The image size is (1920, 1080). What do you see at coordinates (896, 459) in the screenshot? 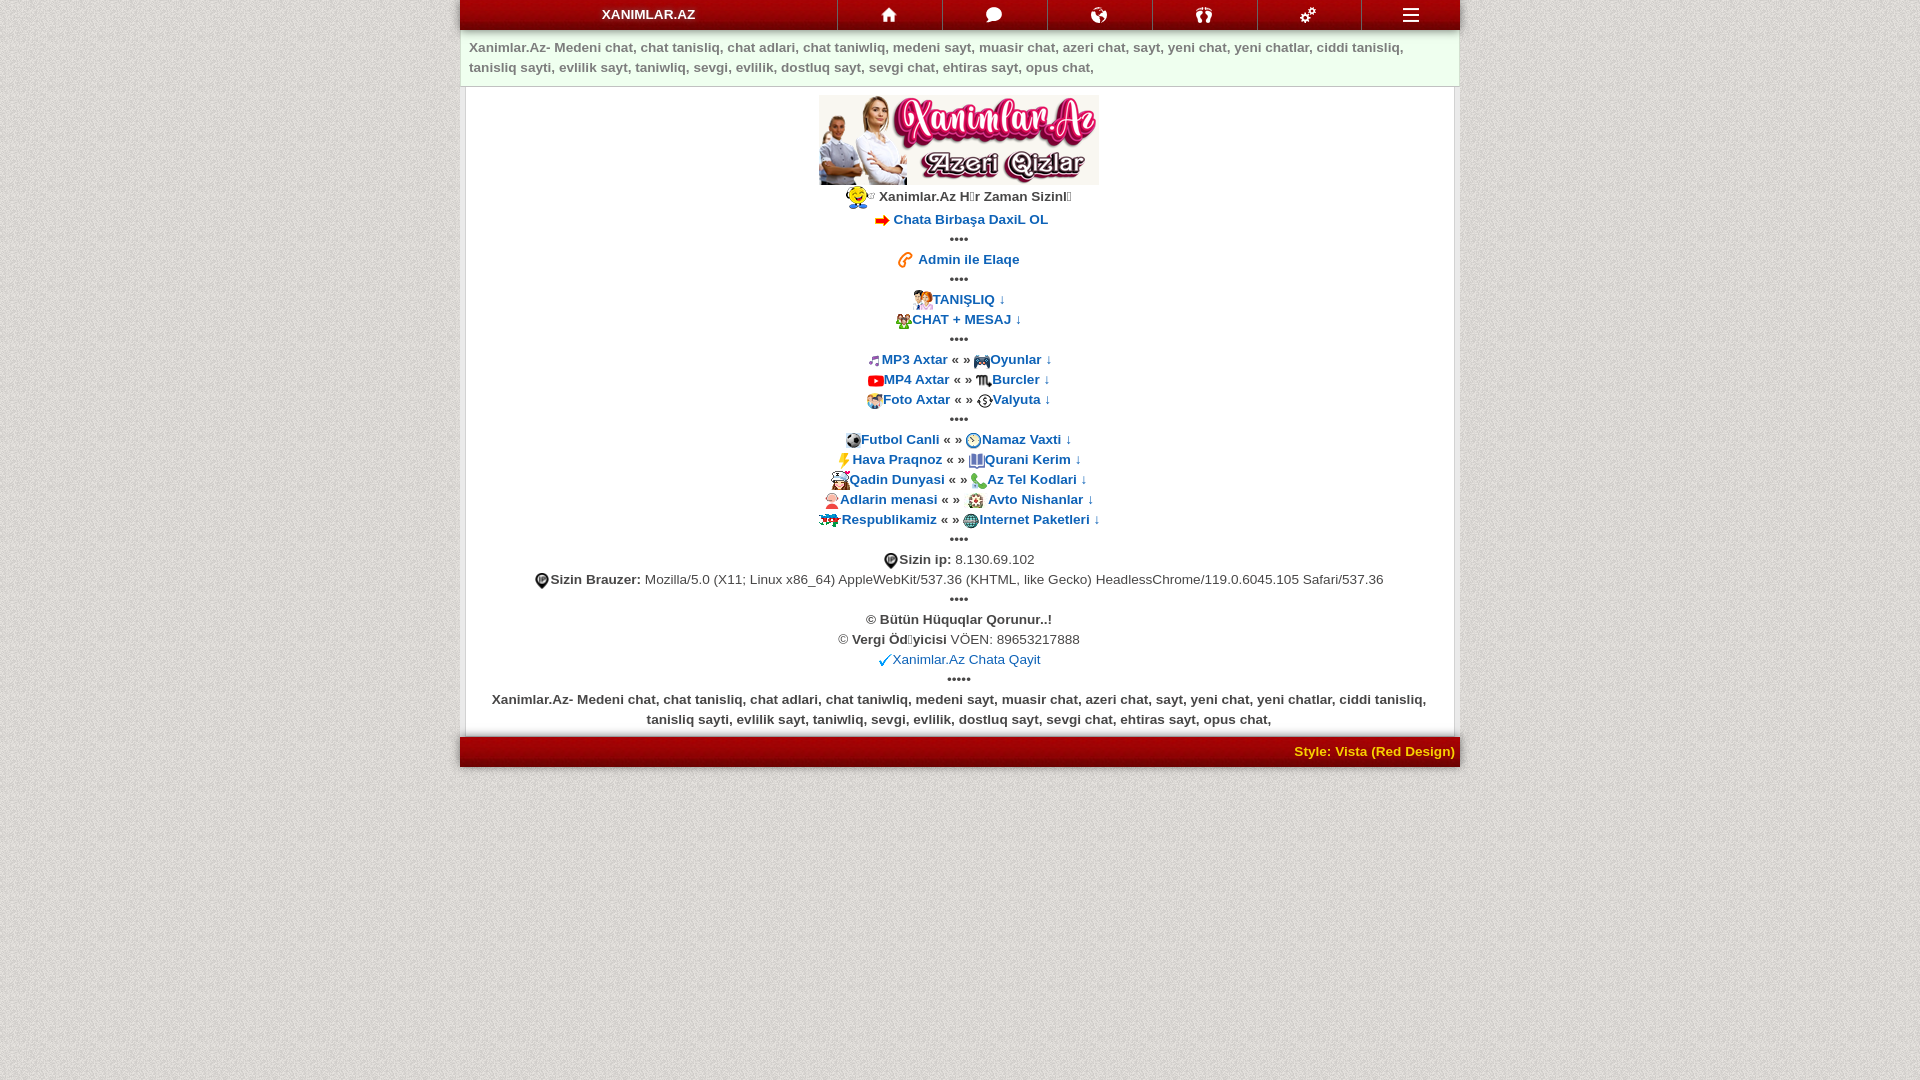
I see `'Hava Praqnoz'` at bounding box center [896, 459].